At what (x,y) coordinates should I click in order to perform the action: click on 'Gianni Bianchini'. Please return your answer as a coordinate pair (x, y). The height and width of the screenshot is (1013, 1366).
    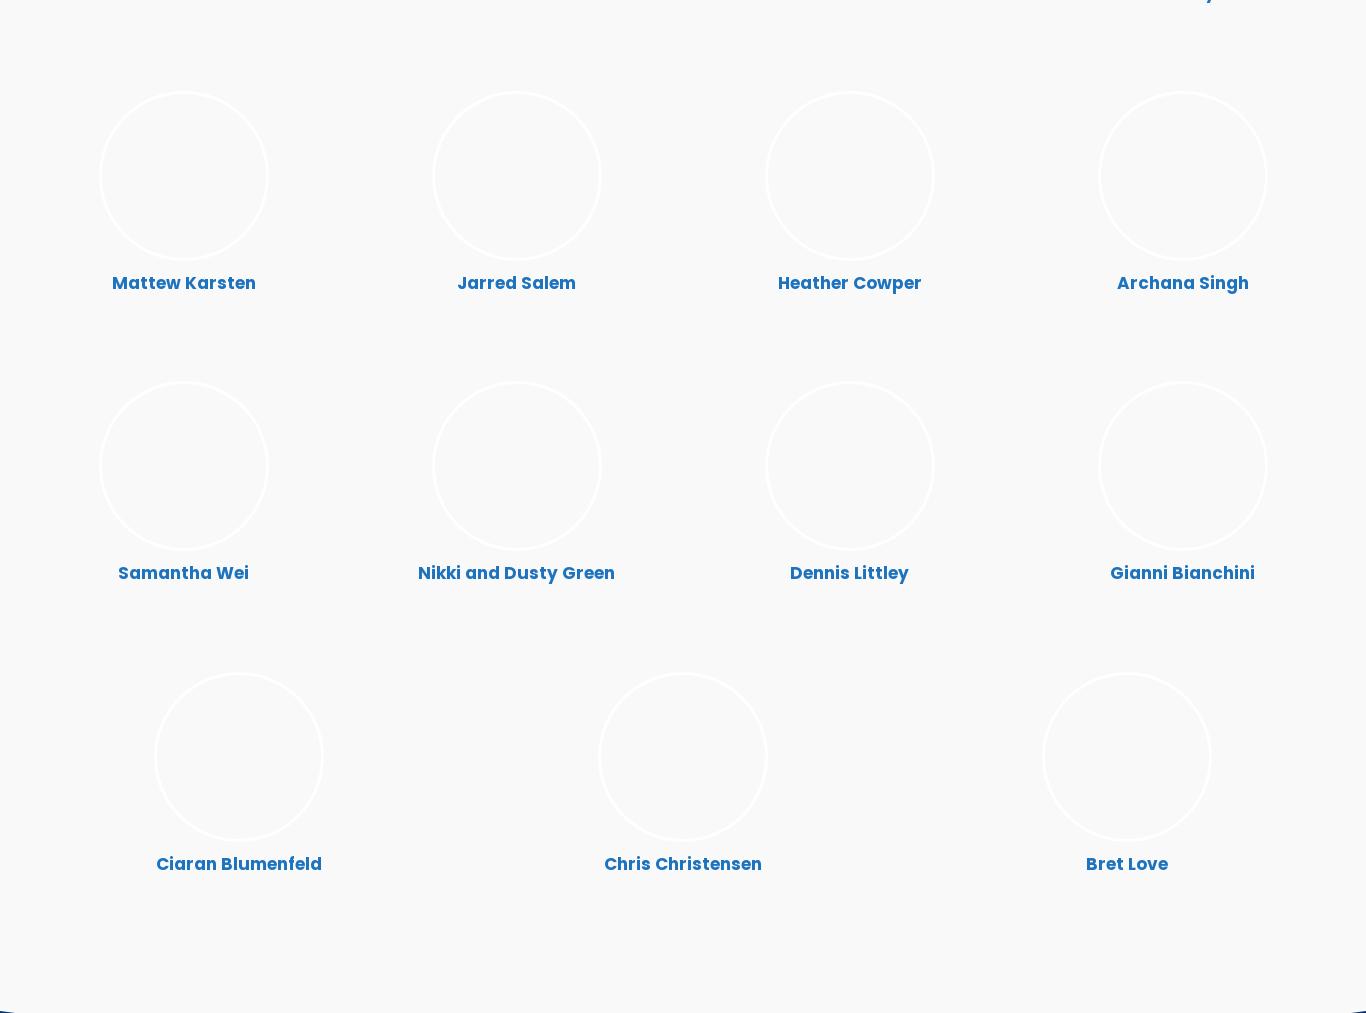
    Looking at the image, I should click on (1109, 572).